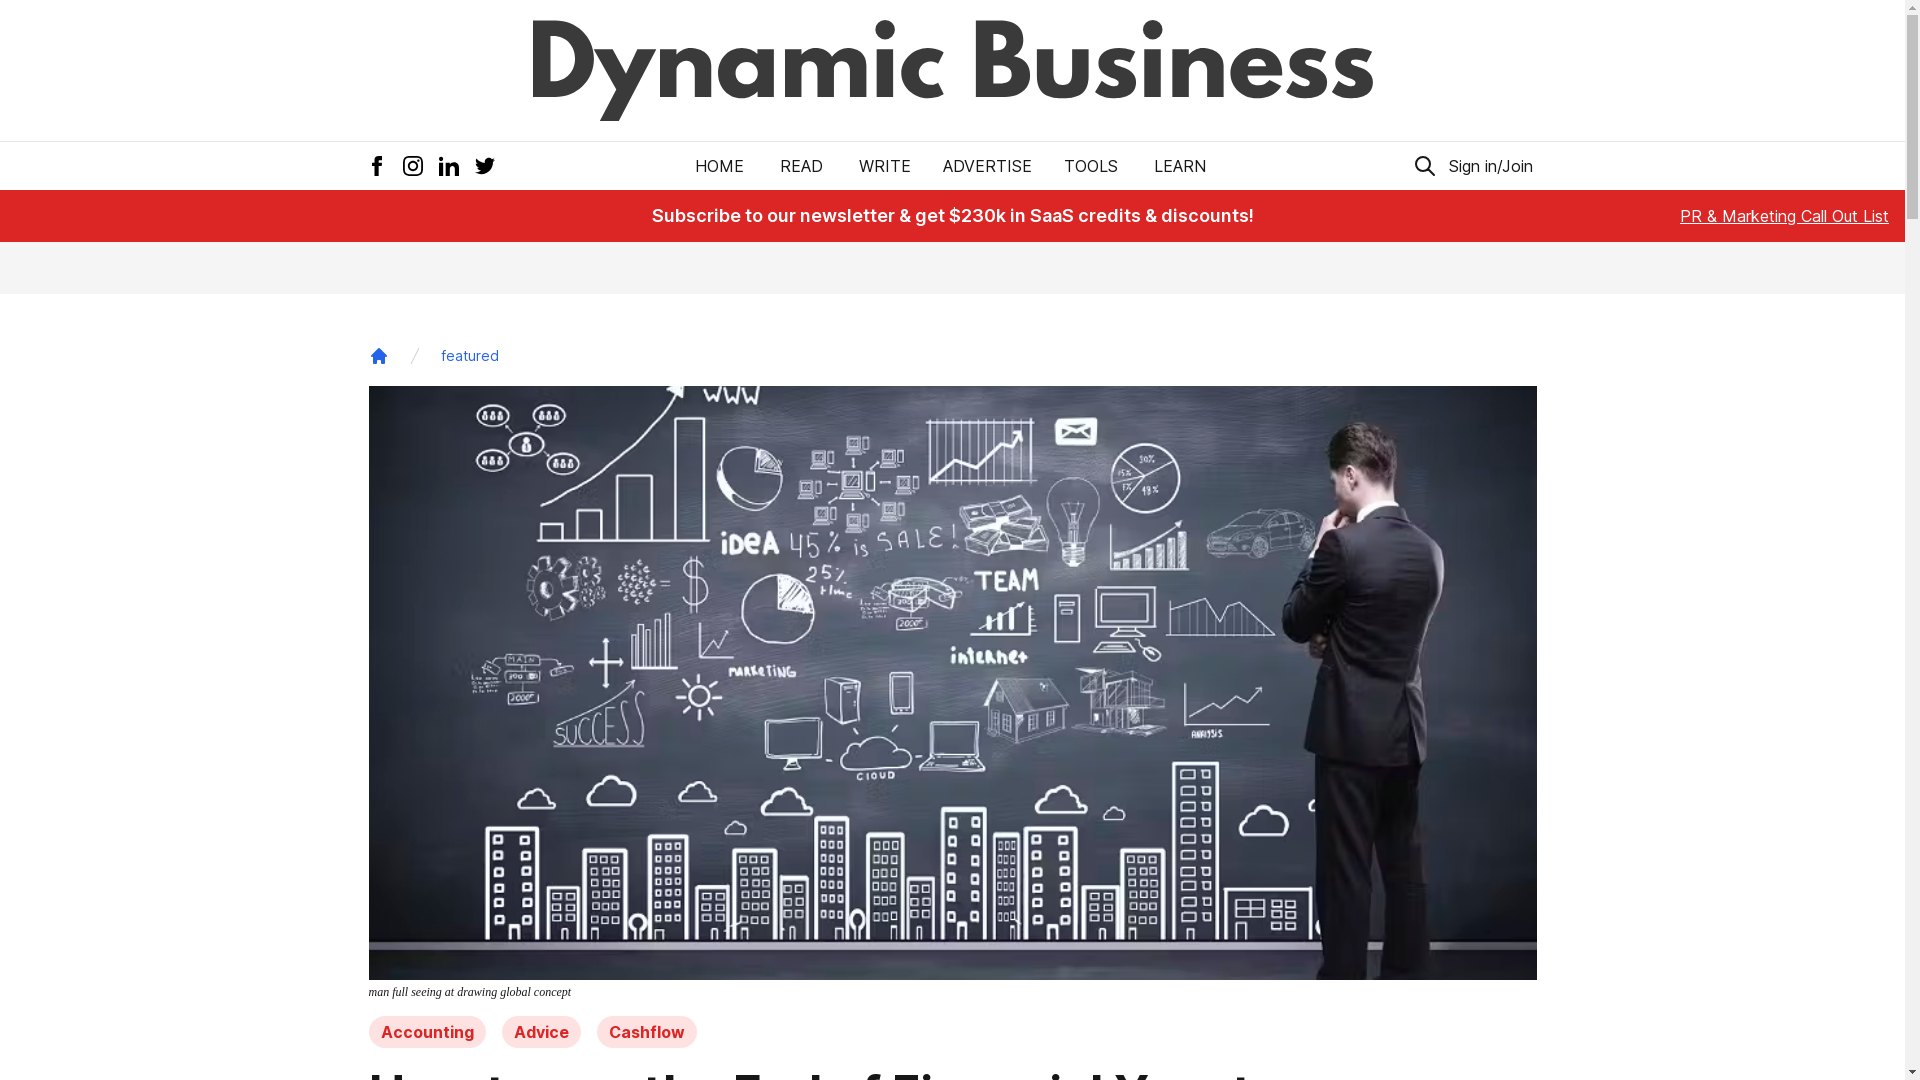  I want to click on 'LEARN', so click(1150, 164).